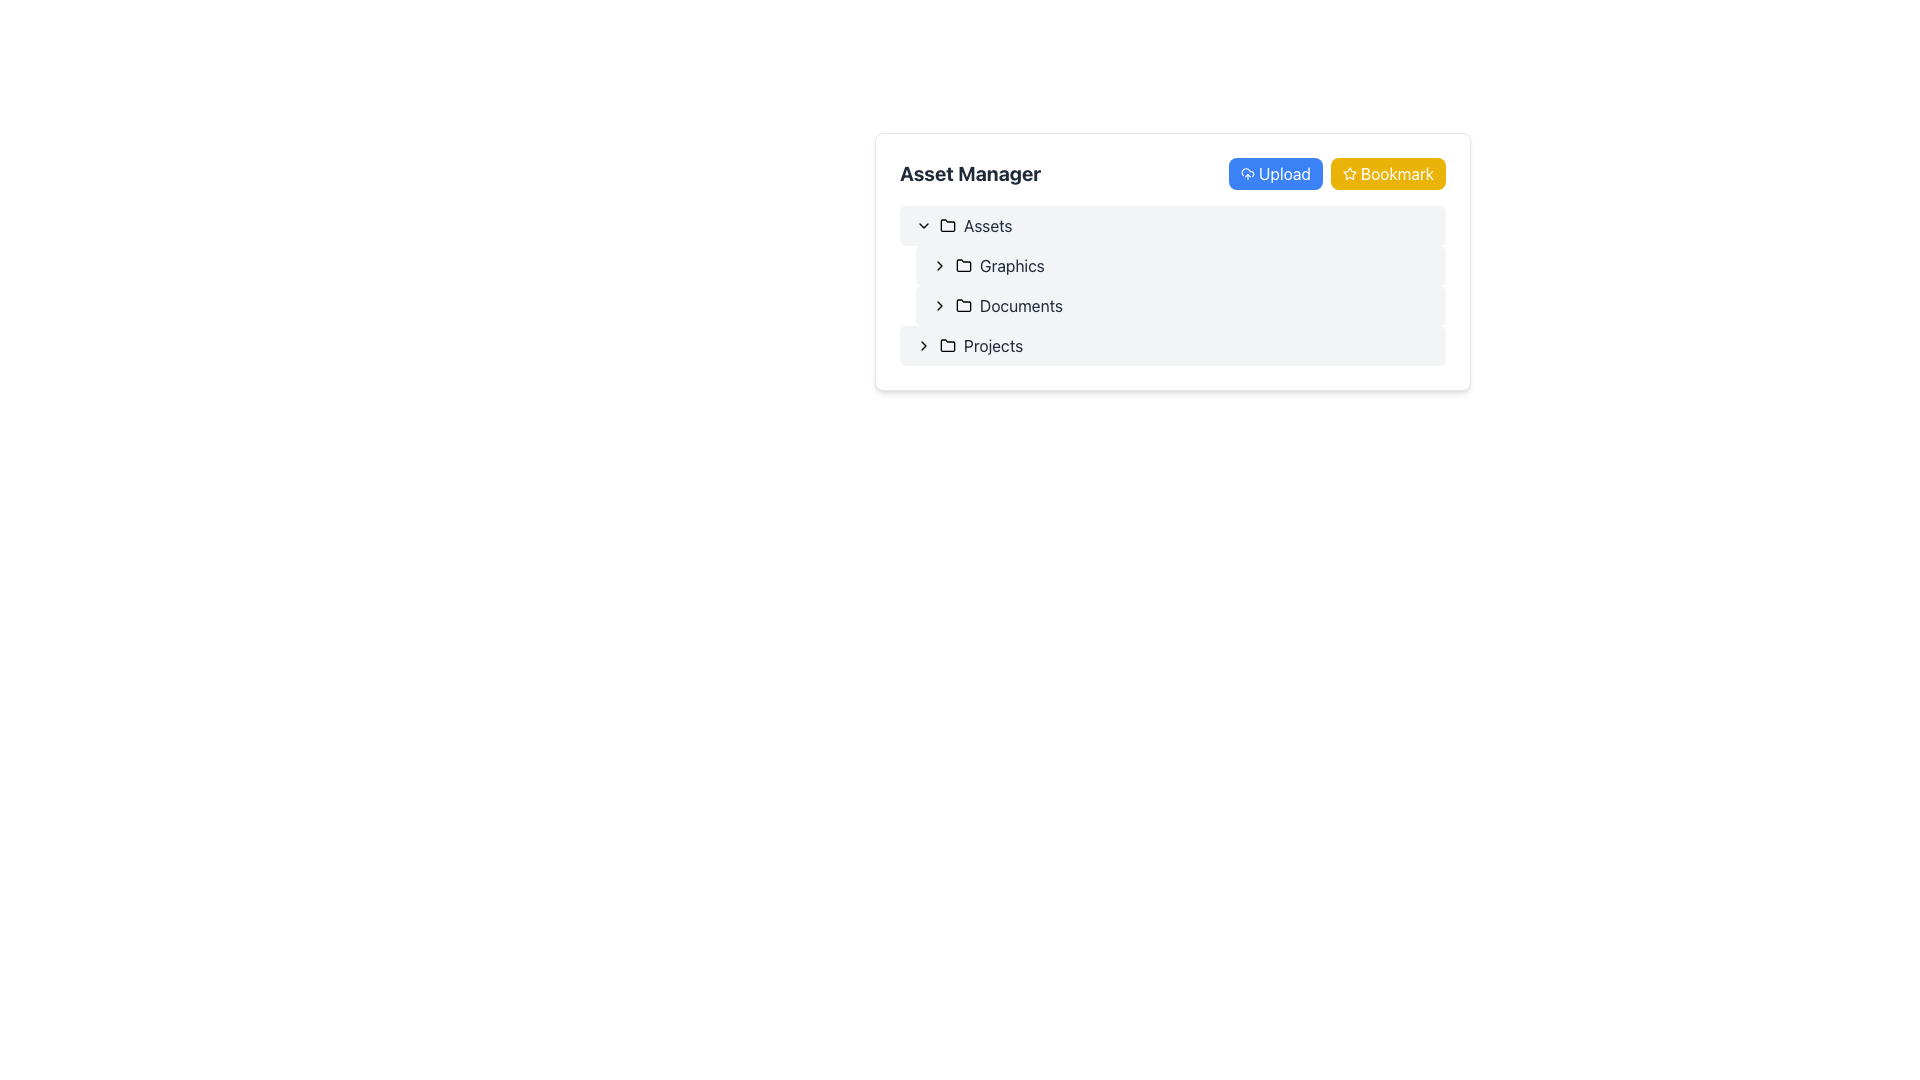 This screenshot has width=1920, height=1080. What do you see at coordinates (923, 345) in the screenshot?
I see `the right-chevron icon associated with the 'Projects' folder, which is positioned to the left of the folder icon and label` at bounding box center [923, 345].